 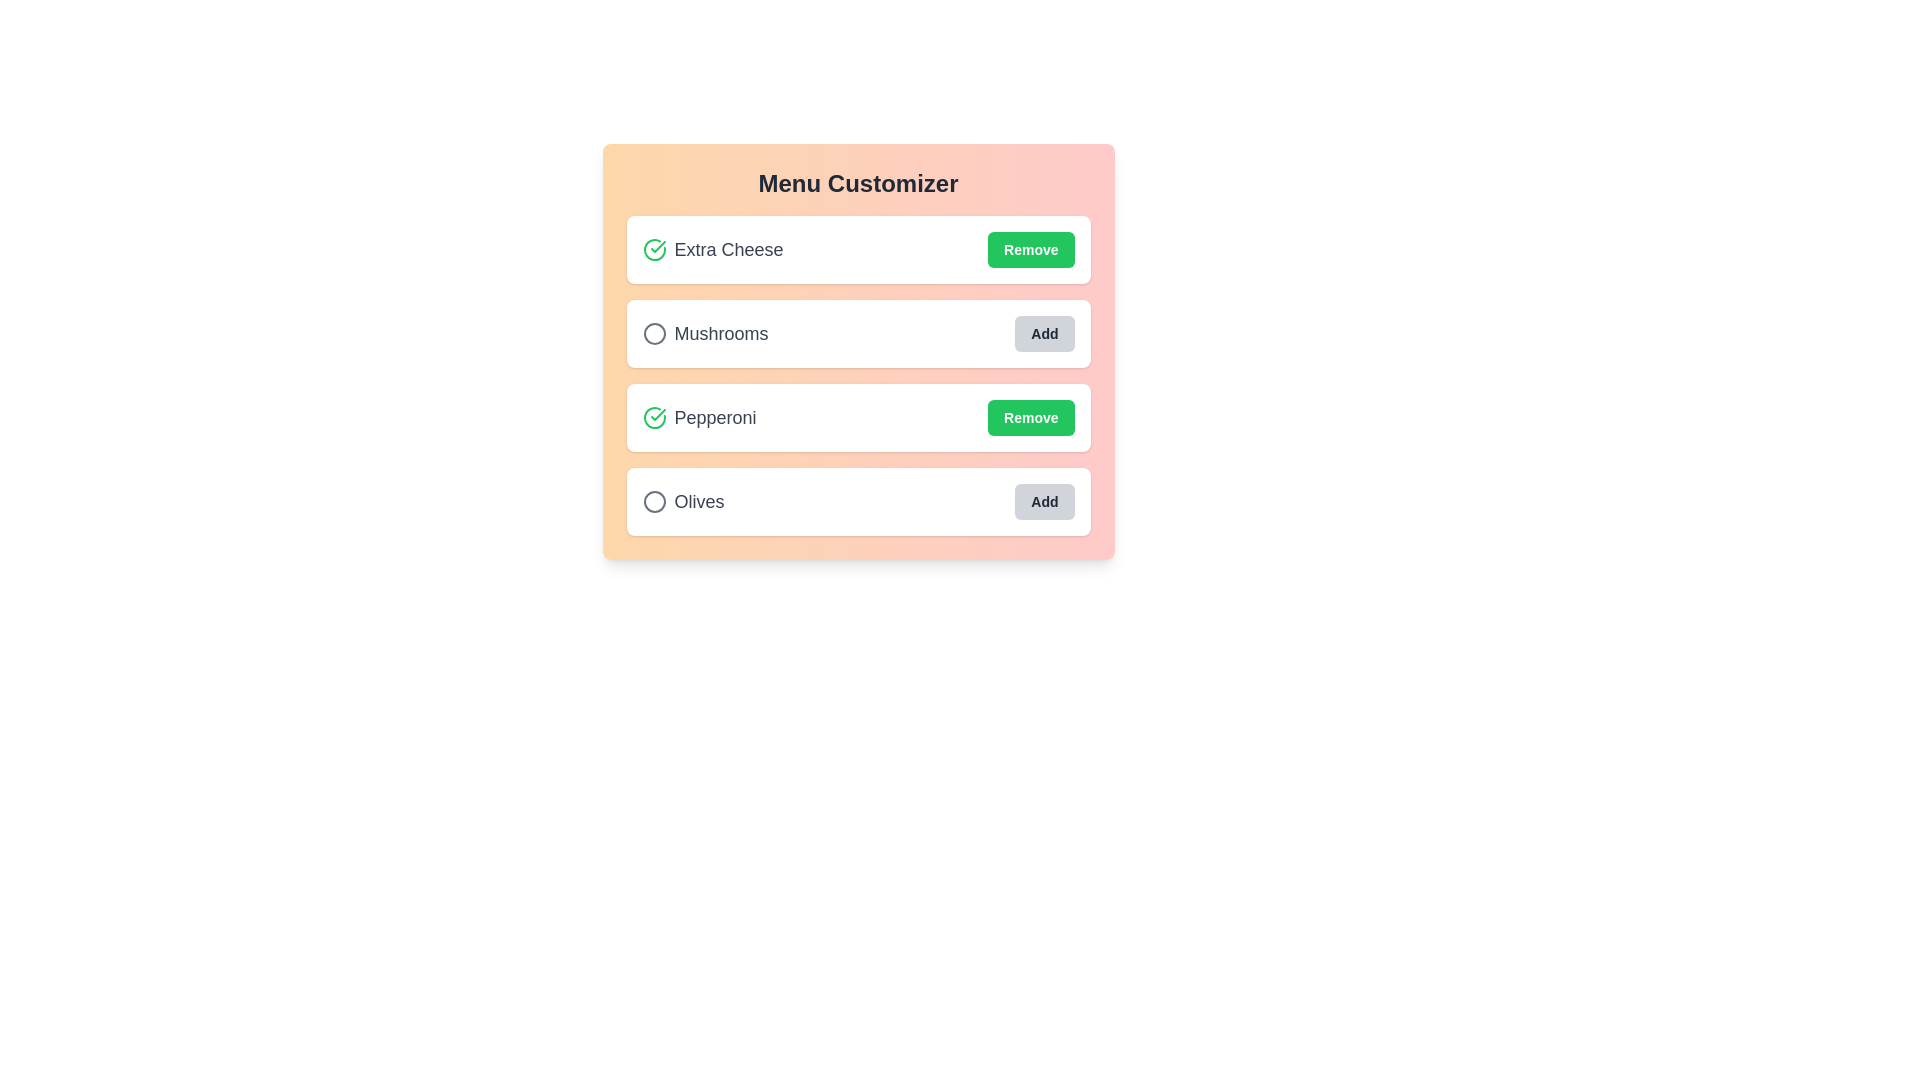 I want to click on the circular icon for Olives to toggle its selection state, so click(x=654, y=500).